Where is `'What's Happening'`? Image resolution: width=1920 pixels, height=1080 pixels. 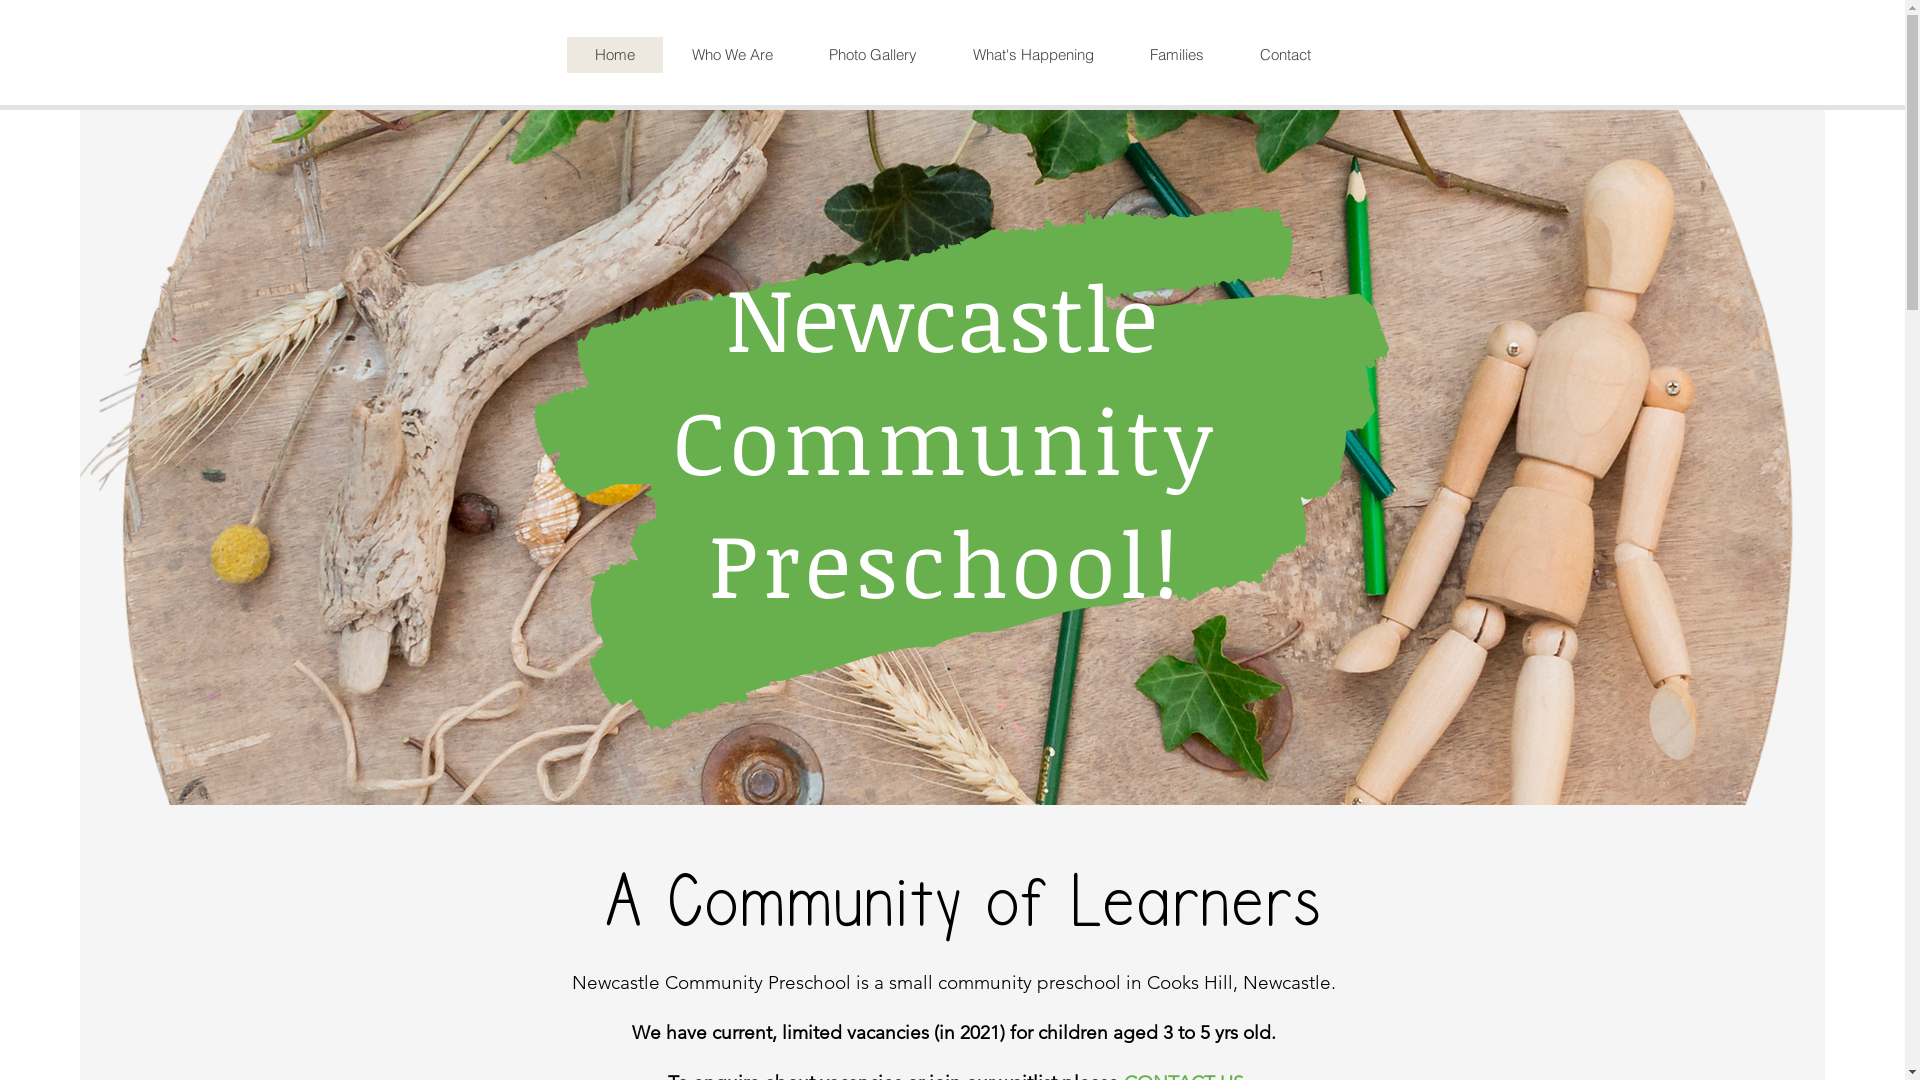
'What's Happening' is located at coordinates (1032, 53).